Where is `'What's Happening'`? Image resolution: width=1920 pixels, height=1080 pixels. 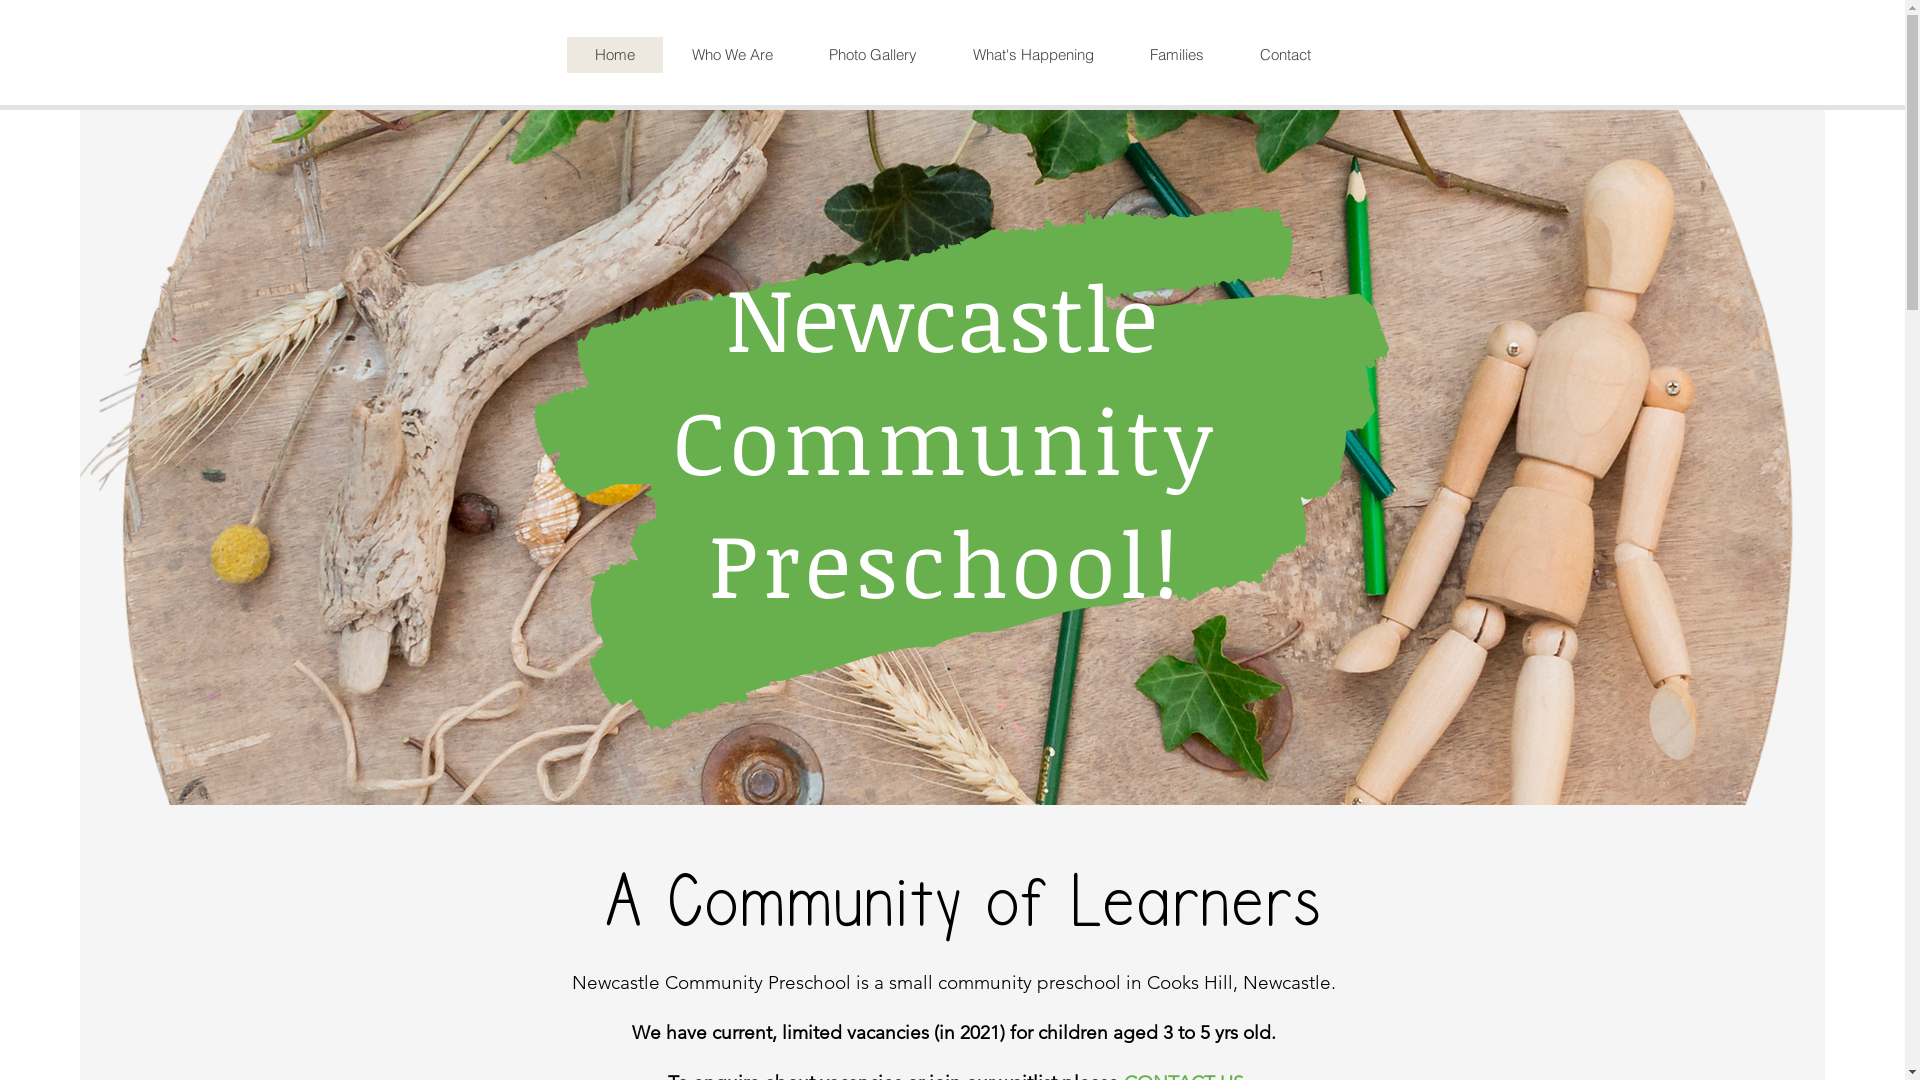
'What's Happening' is located at coordinates (1032, 53).